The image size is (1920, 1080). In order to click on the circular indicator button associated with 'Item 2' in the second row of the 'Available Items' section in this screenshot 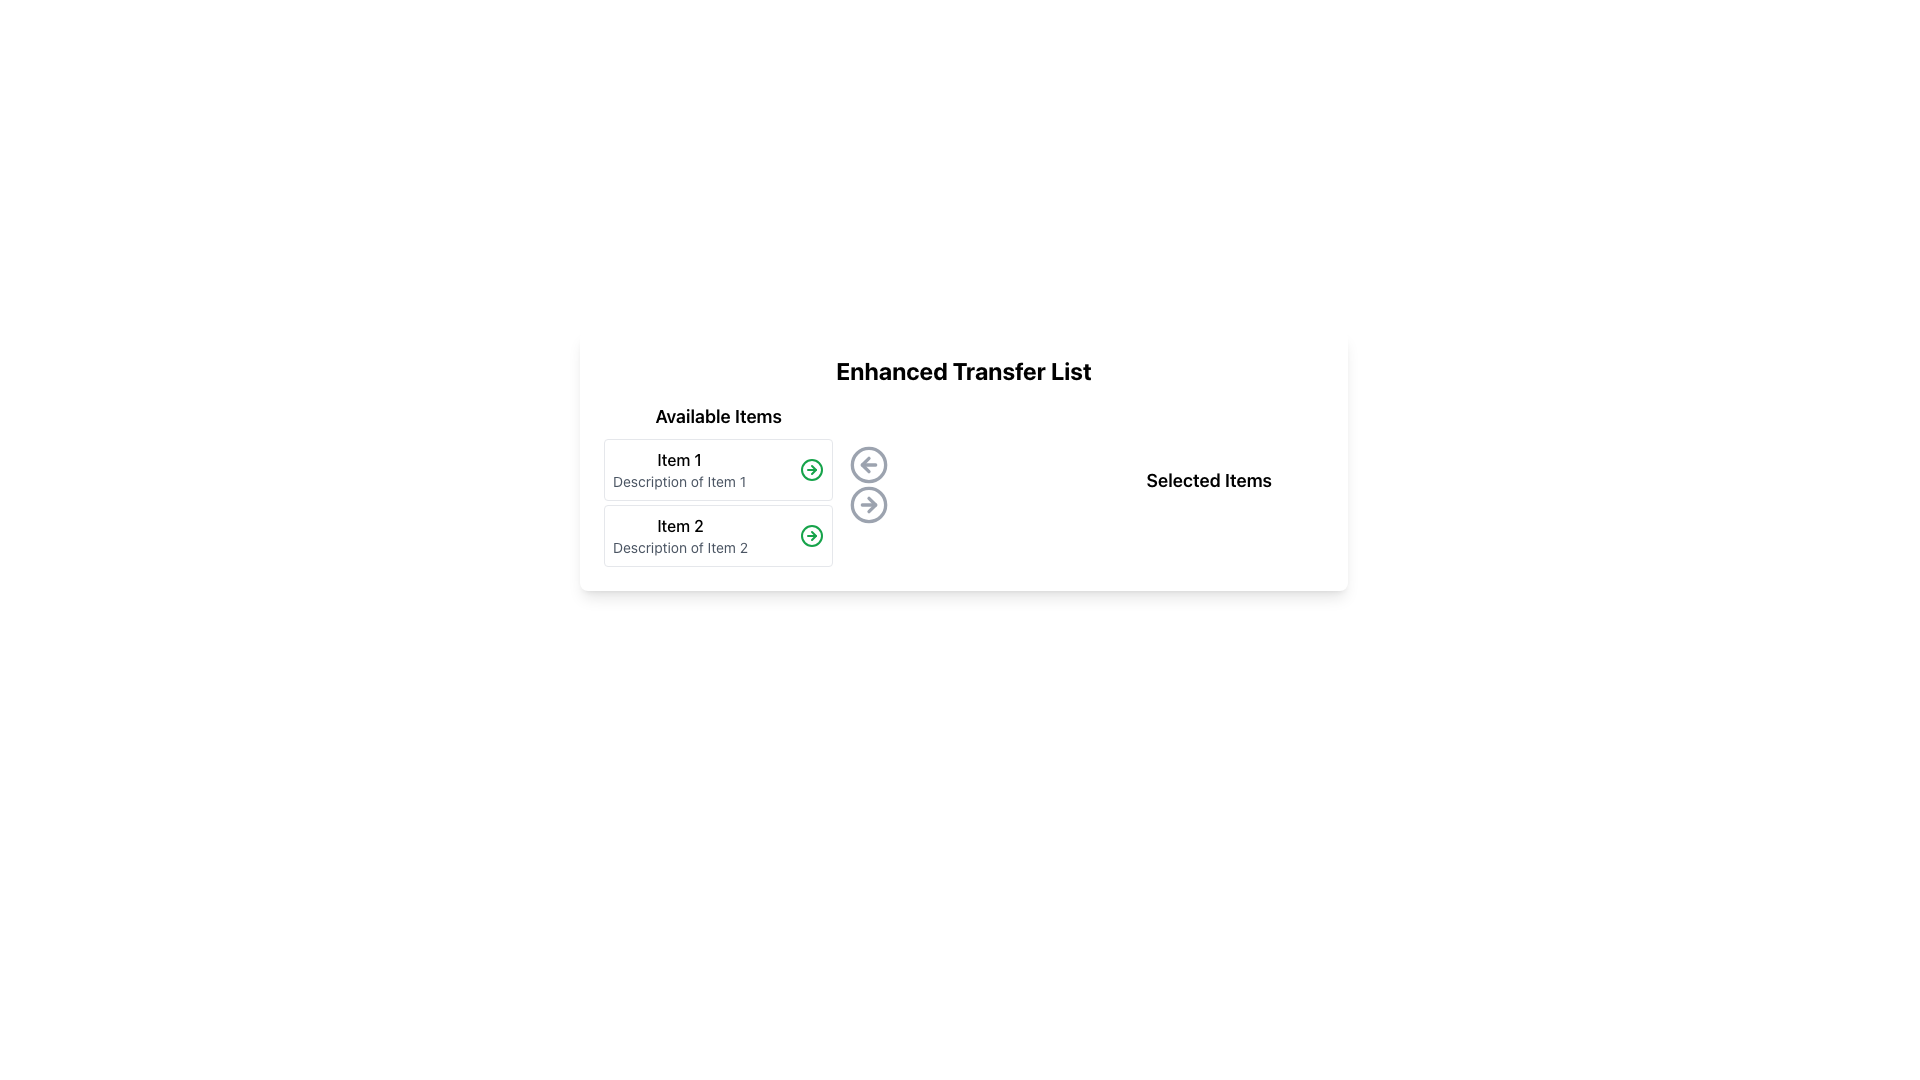, I will do `click(812, 470)`.